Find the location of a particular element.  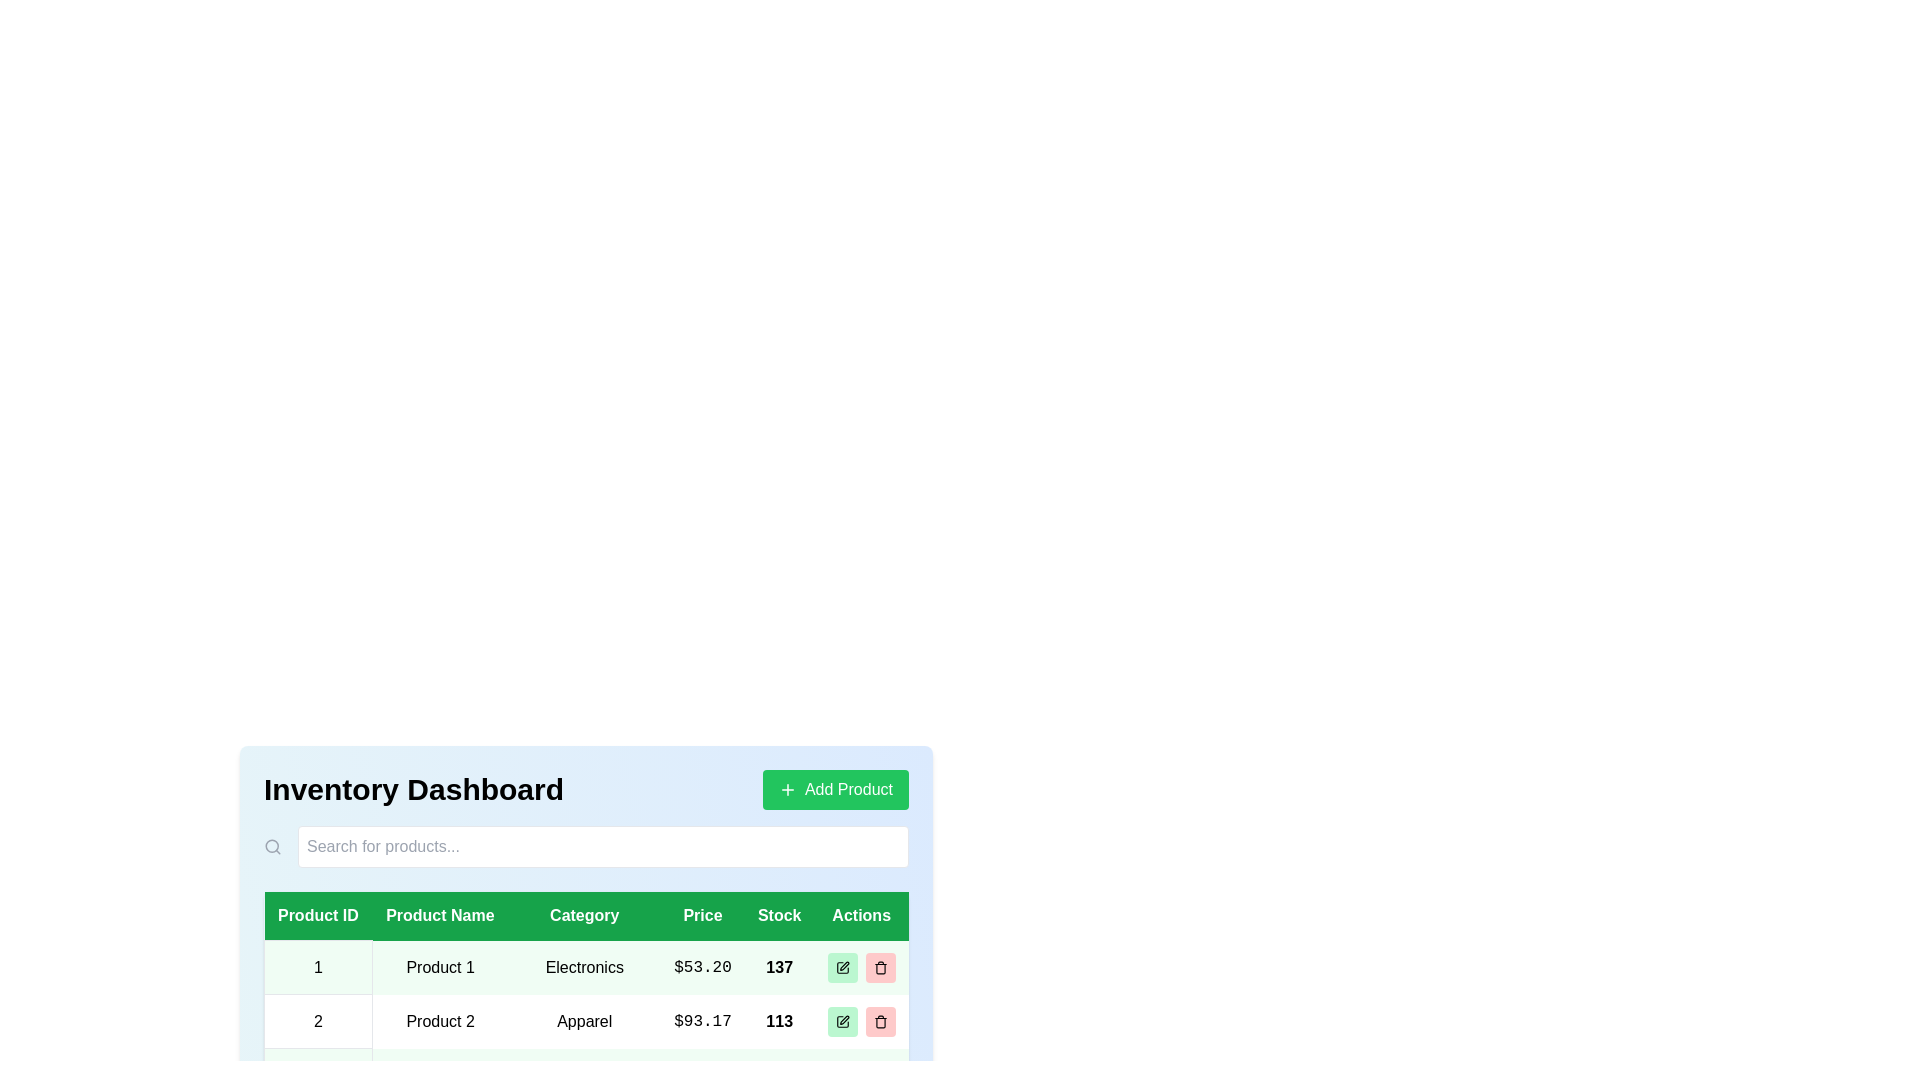

the background of the component to provide visual feedback is located at coordinates (499, 798).